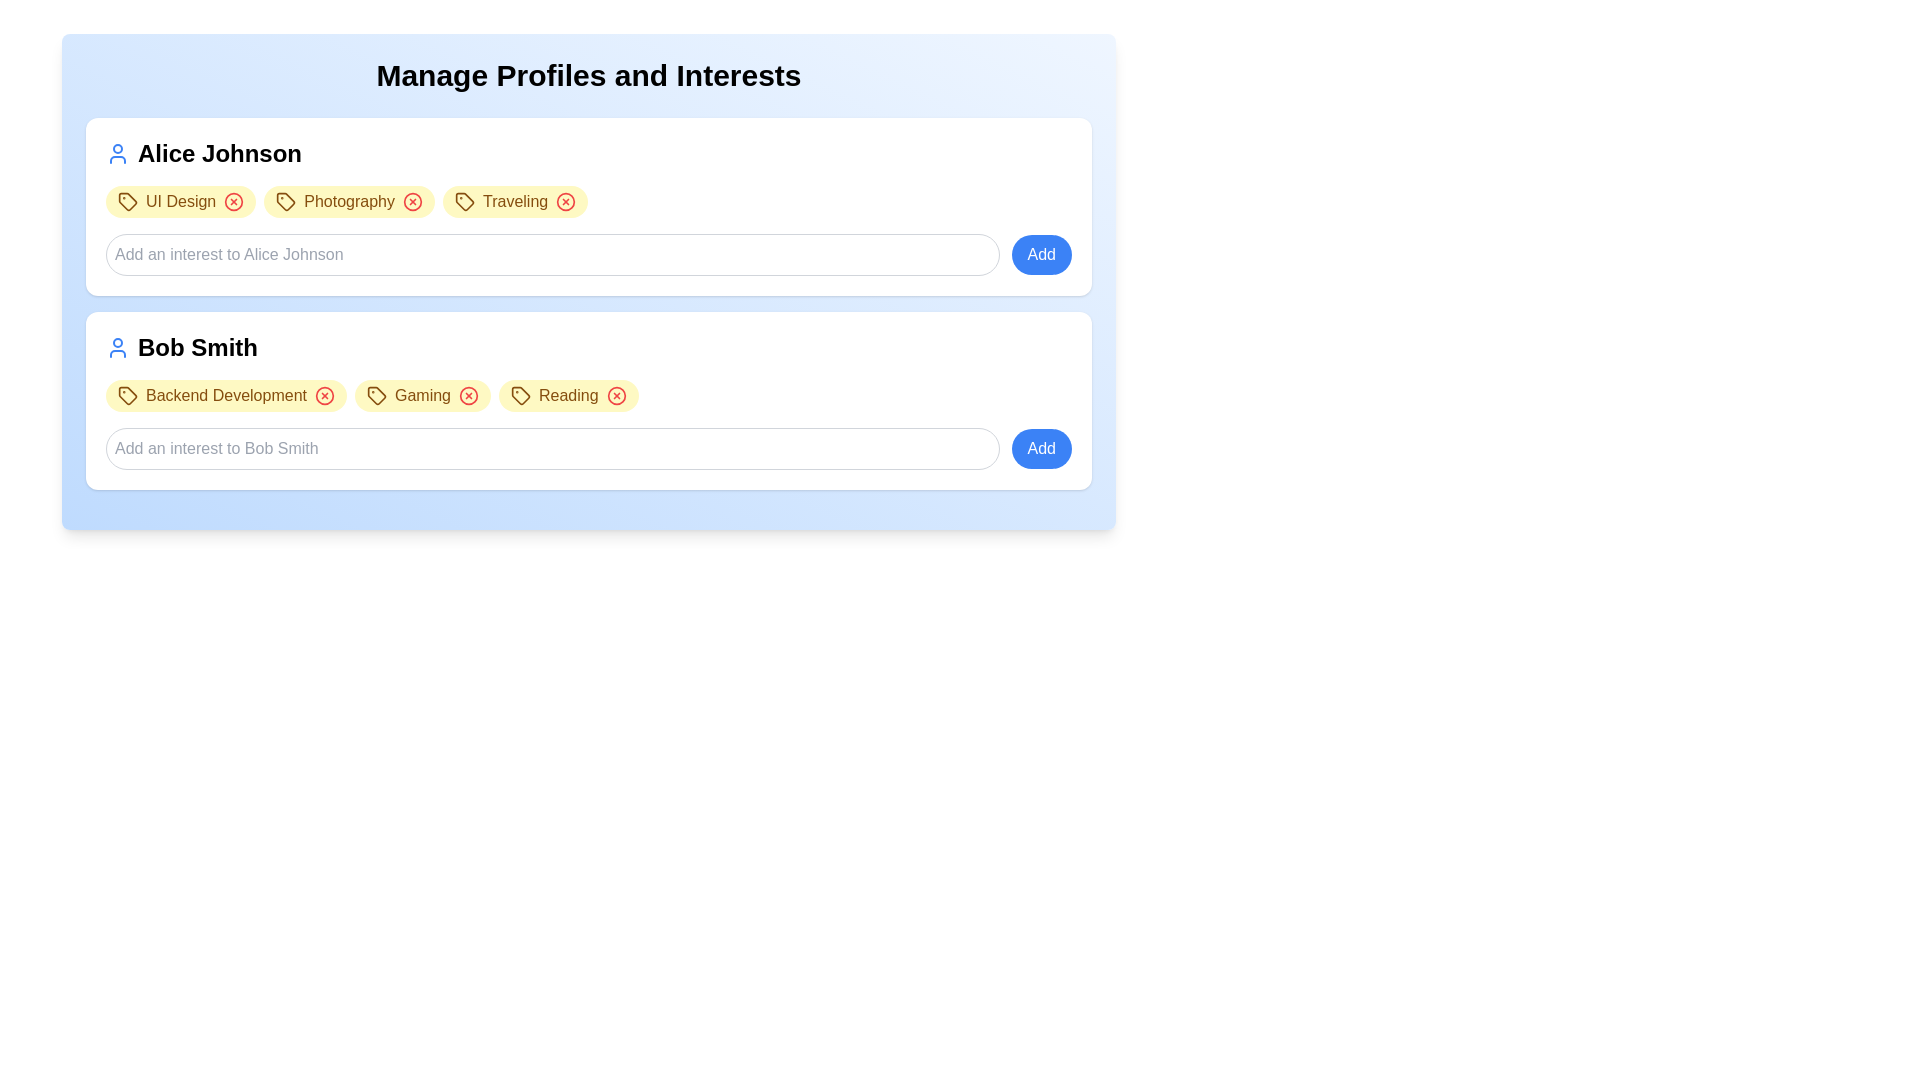 This screenshot has width=1920, height=1080. Describe the element at coordinates (234, 201) in the screenshot. I see `the circular removal button next to the 'UI Design' tag in Alice Johnson's profile` at that location.